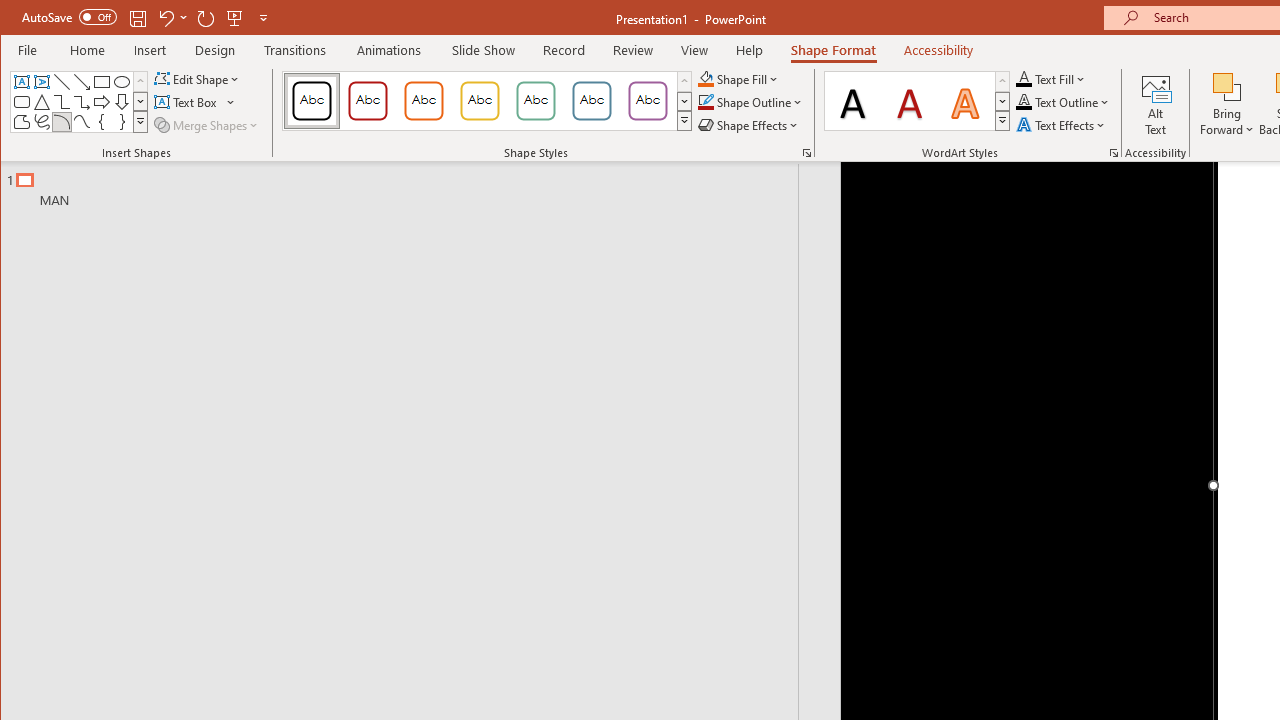  Describe the element at coordinates (294, 49) in the screenshot. I see `'Transitions'` at that location.